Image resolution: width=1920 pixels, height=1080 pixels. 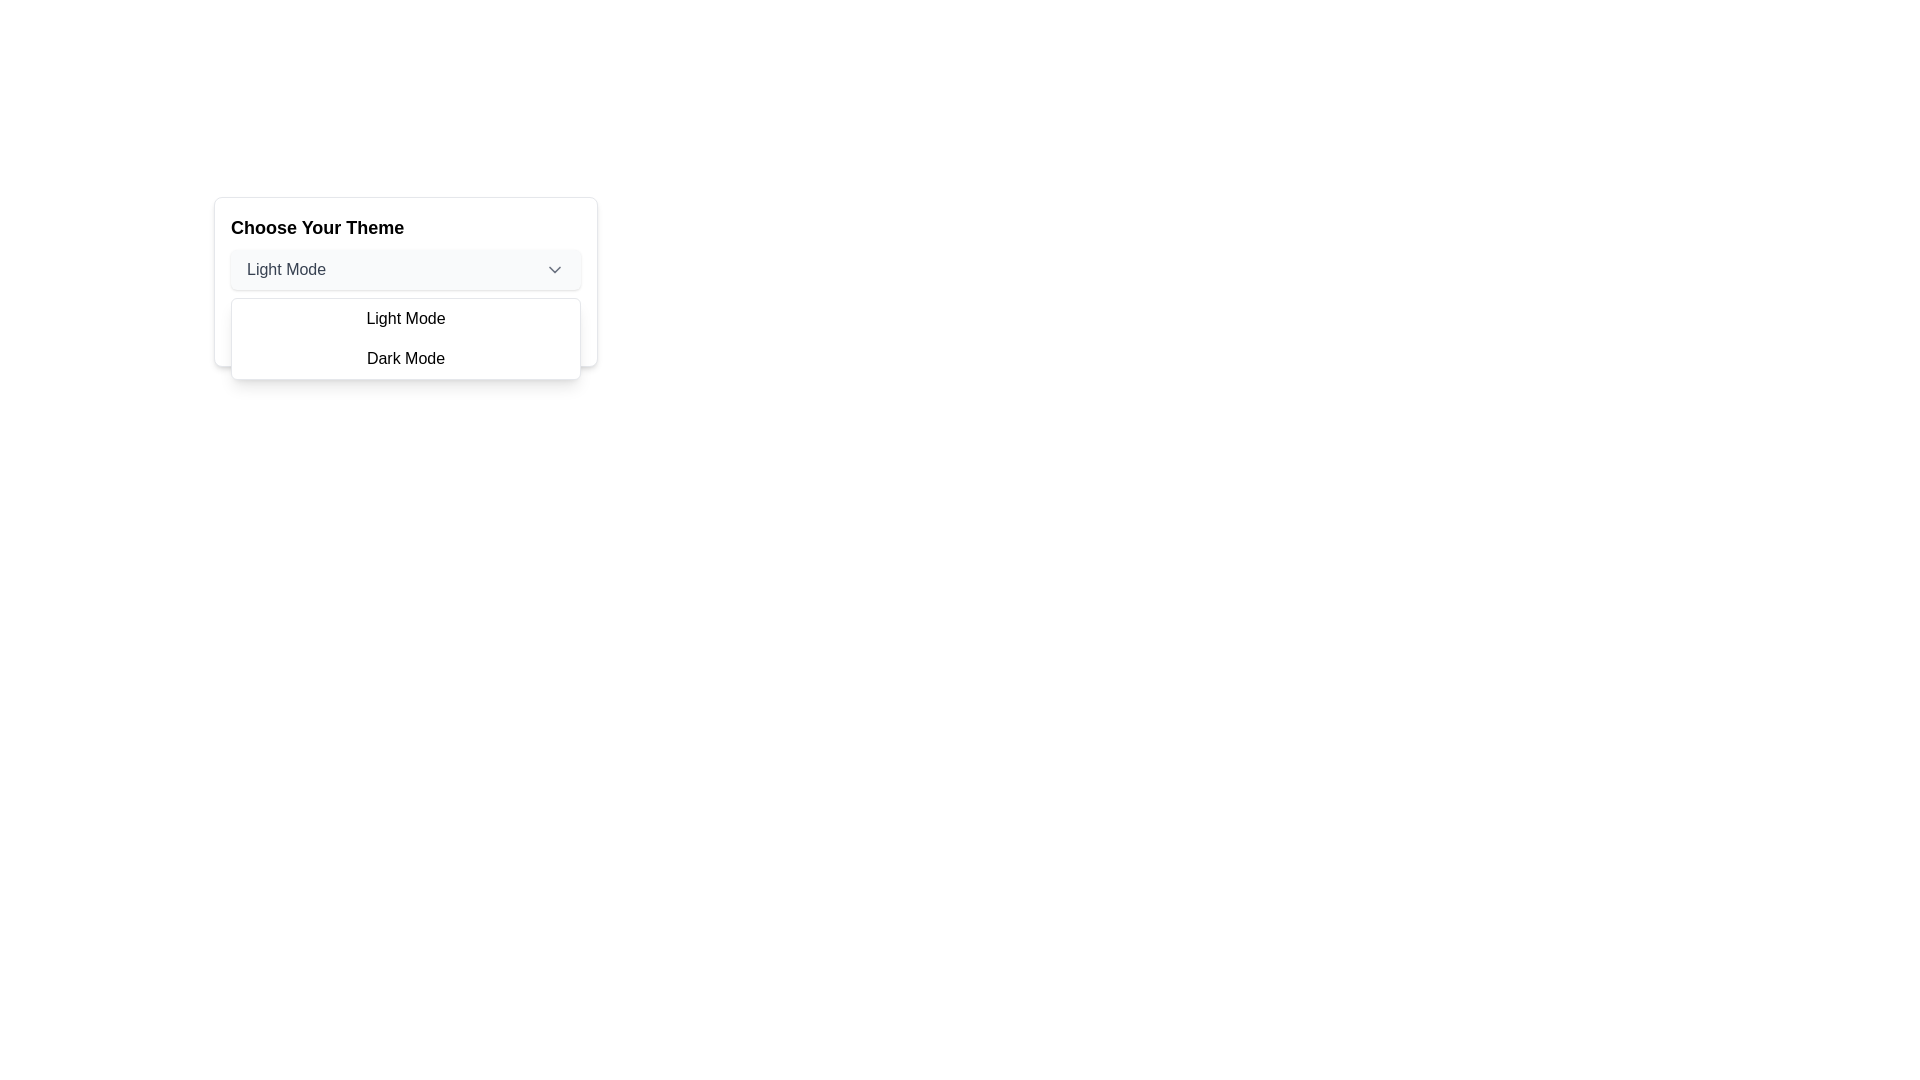 What do you see at coordinates (405, 318) in the screenshot?
I see `the 'Light Mode' option in the dropdown menu, which is the first option styled with a white background and highlighted in blue when hovered over` at bounding box center [405, 318].